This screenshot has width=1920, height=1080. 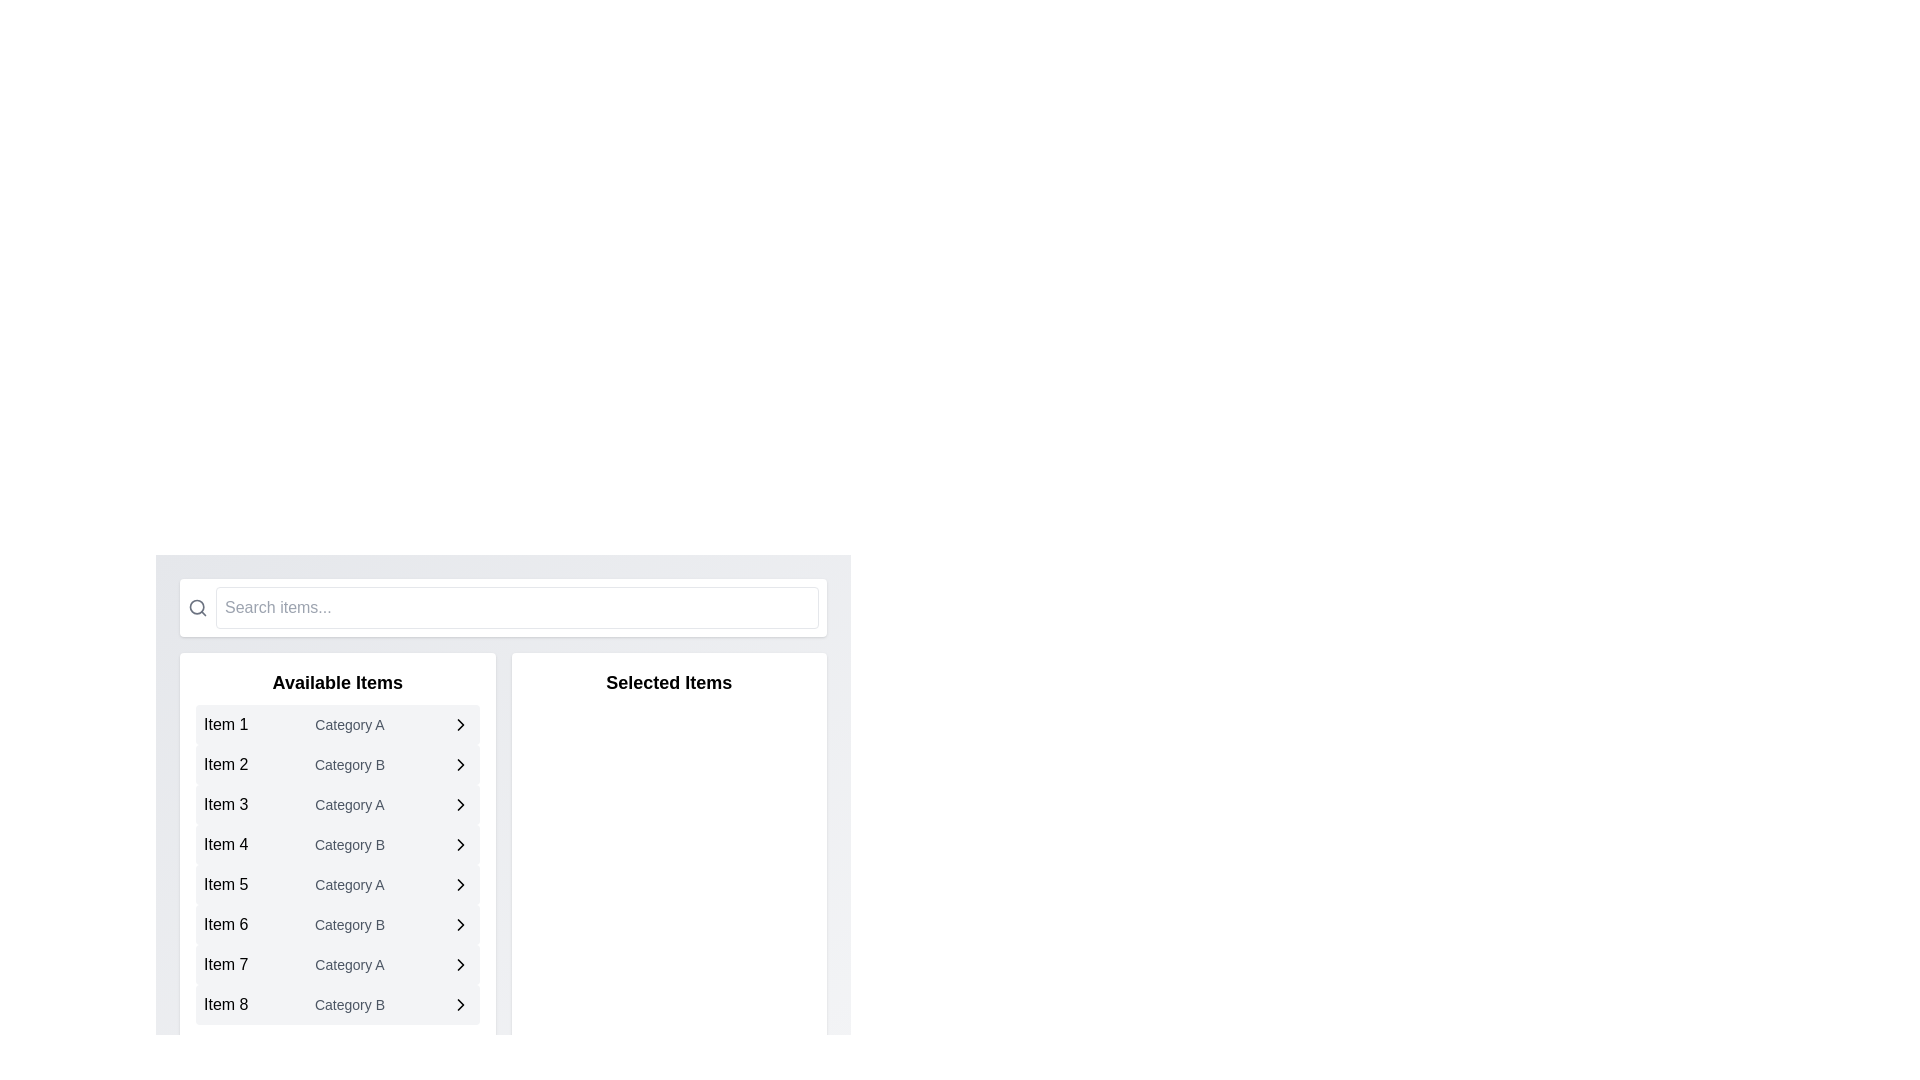 What do you see at coordinates (460, 844) in the screenshot?
I see `the right-facing arrow icon on the light gray background, located at the end of the row for 'Item 4' in 'Category B' of the 'Available Items' list panel` at bounding box center [460, 844].